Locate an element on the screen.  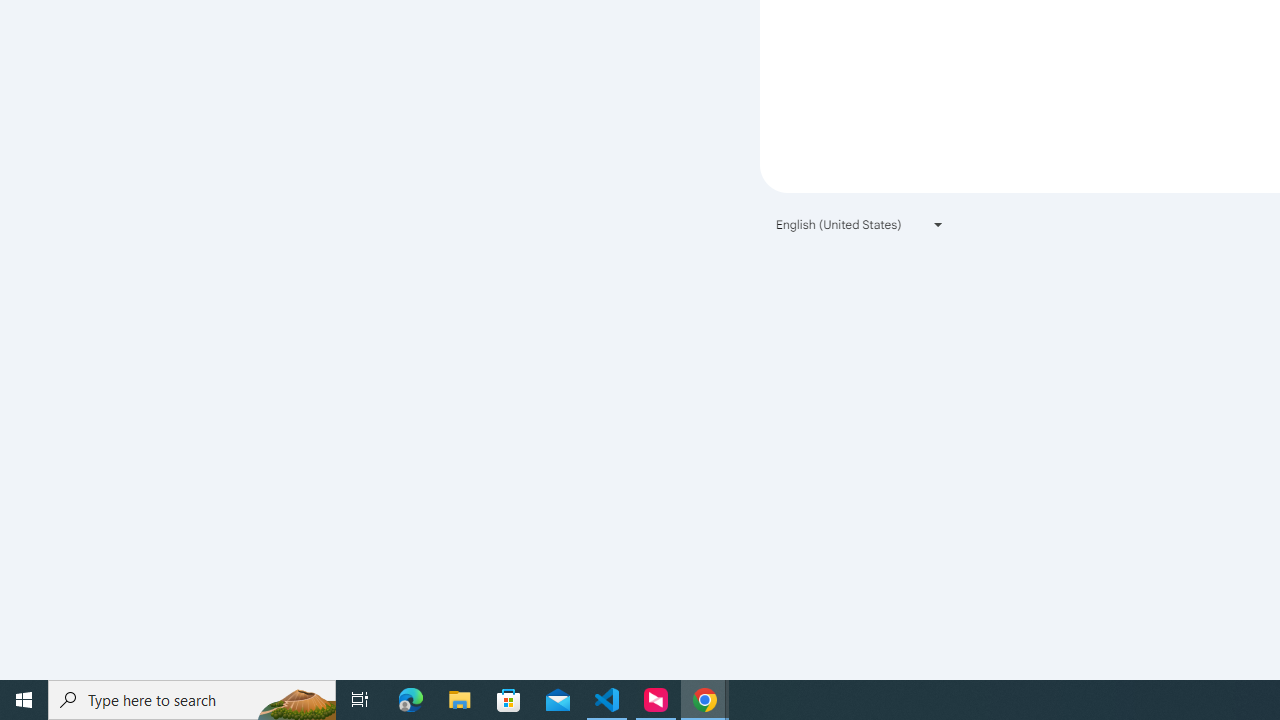
'English (United States)' is located at coordinates (860, 224).